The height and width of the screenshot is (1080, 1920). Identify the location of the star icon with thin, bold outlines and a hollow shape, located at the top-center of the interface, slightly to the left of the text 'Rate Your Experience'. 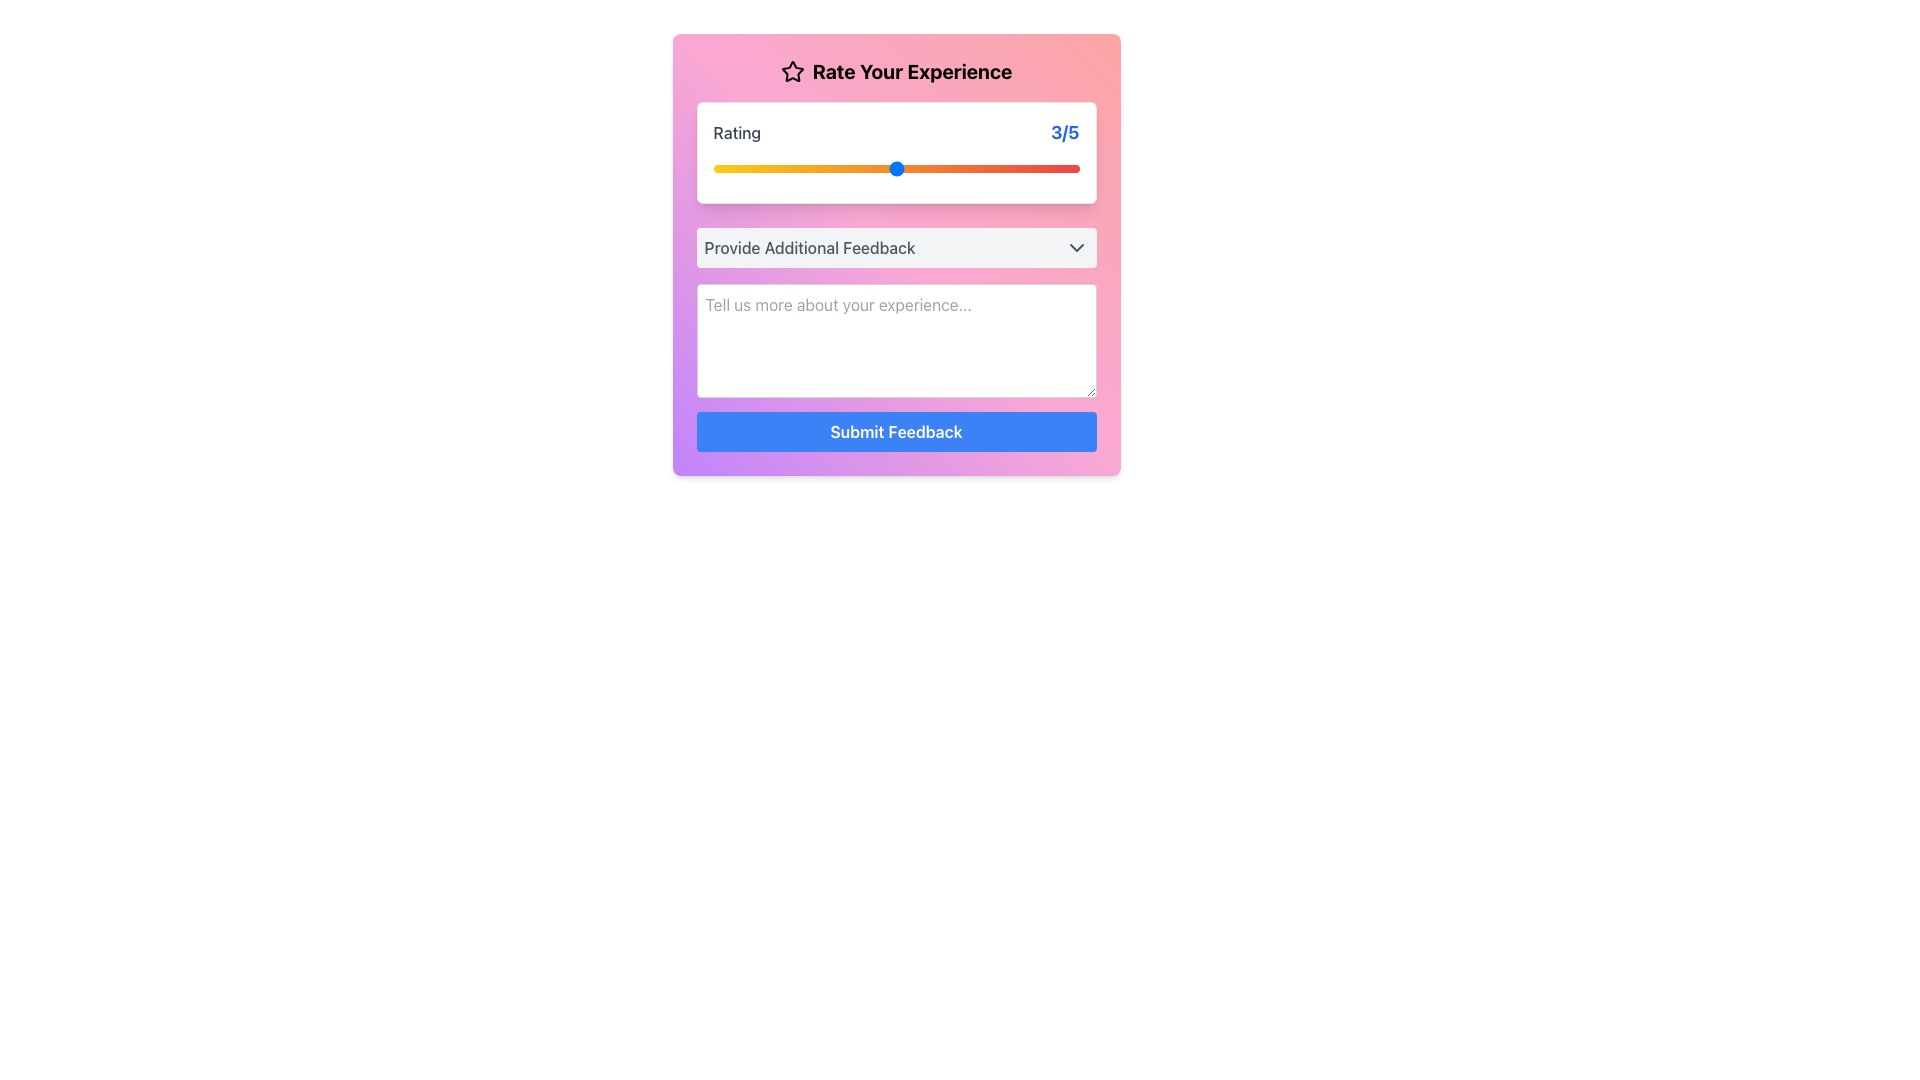
(791, 71).